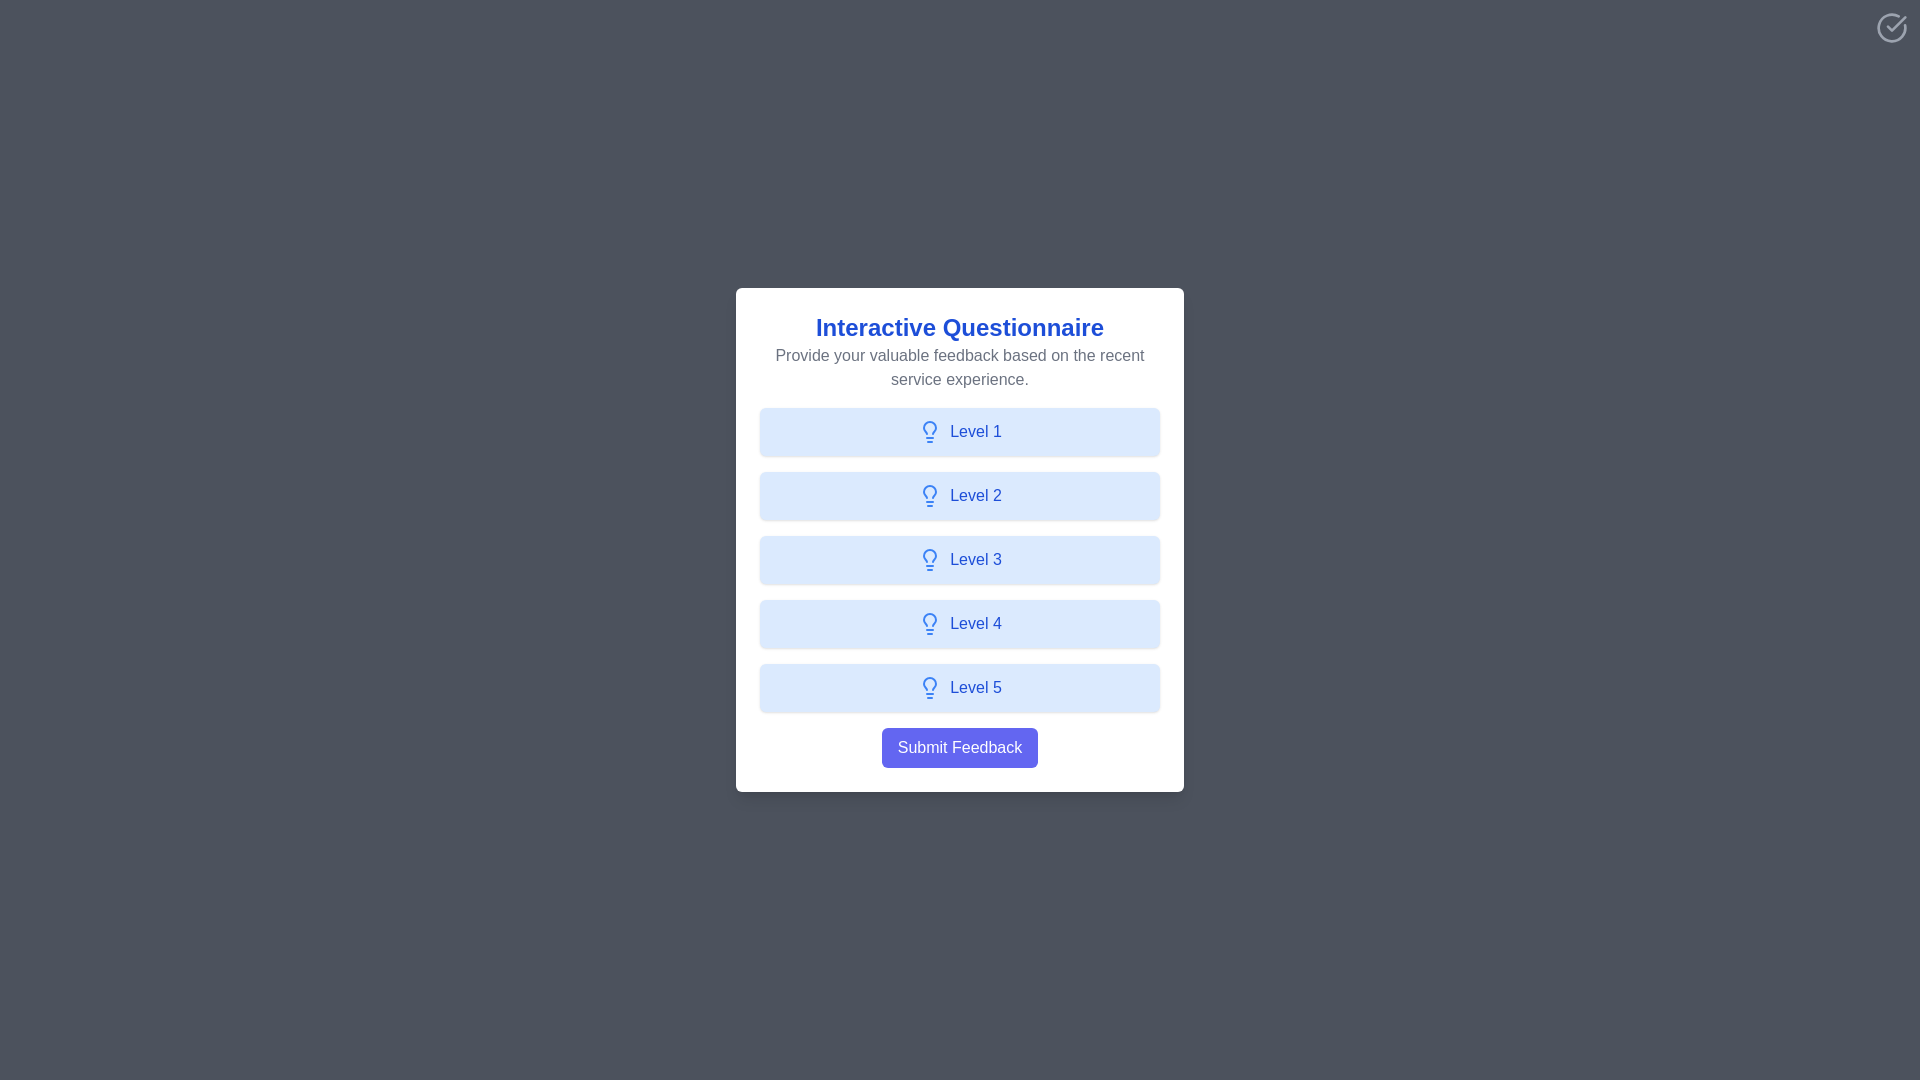  I want to click on the feedback level button labeled Level 4, so click(960, 623).